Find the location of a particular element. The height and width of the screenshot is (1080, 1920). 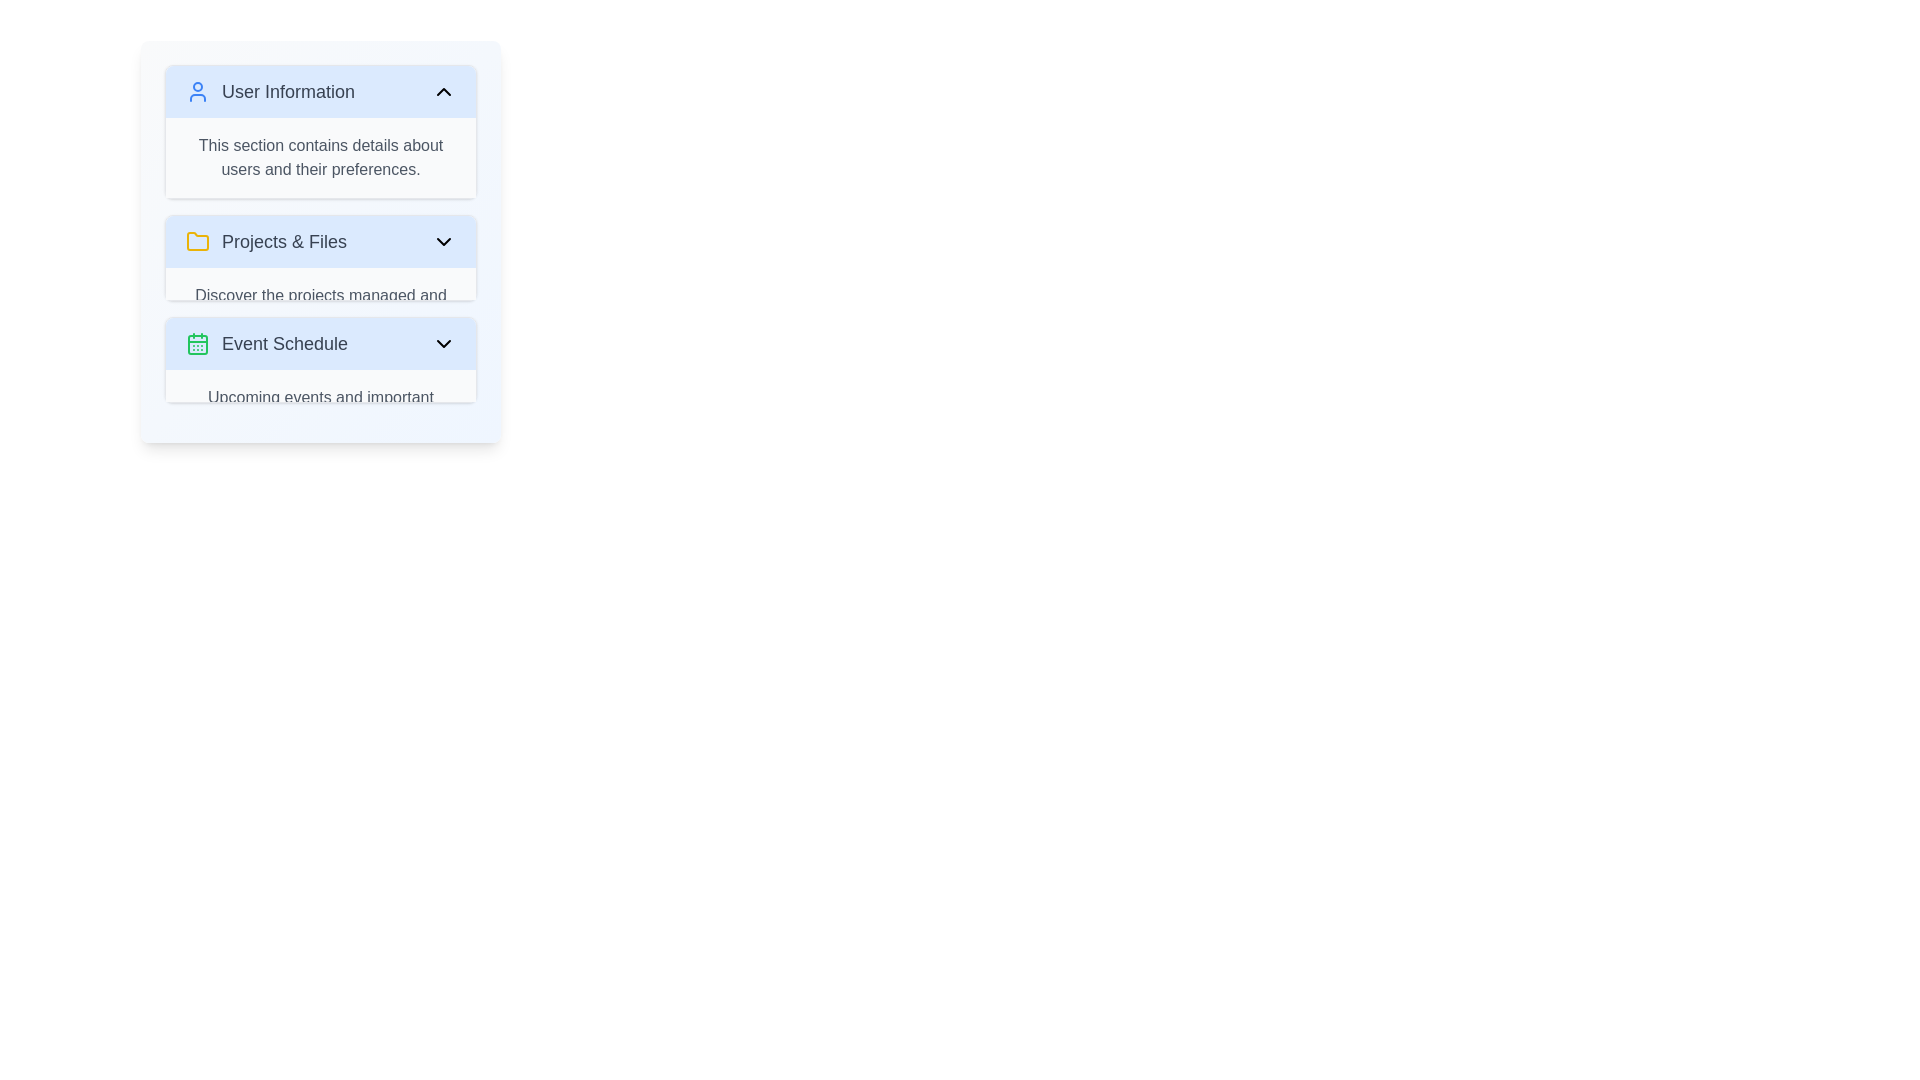

the user information icon located to the left of the 'User Information' text in the first section of the vertically stacked interface is located at coordinates (197, 92).